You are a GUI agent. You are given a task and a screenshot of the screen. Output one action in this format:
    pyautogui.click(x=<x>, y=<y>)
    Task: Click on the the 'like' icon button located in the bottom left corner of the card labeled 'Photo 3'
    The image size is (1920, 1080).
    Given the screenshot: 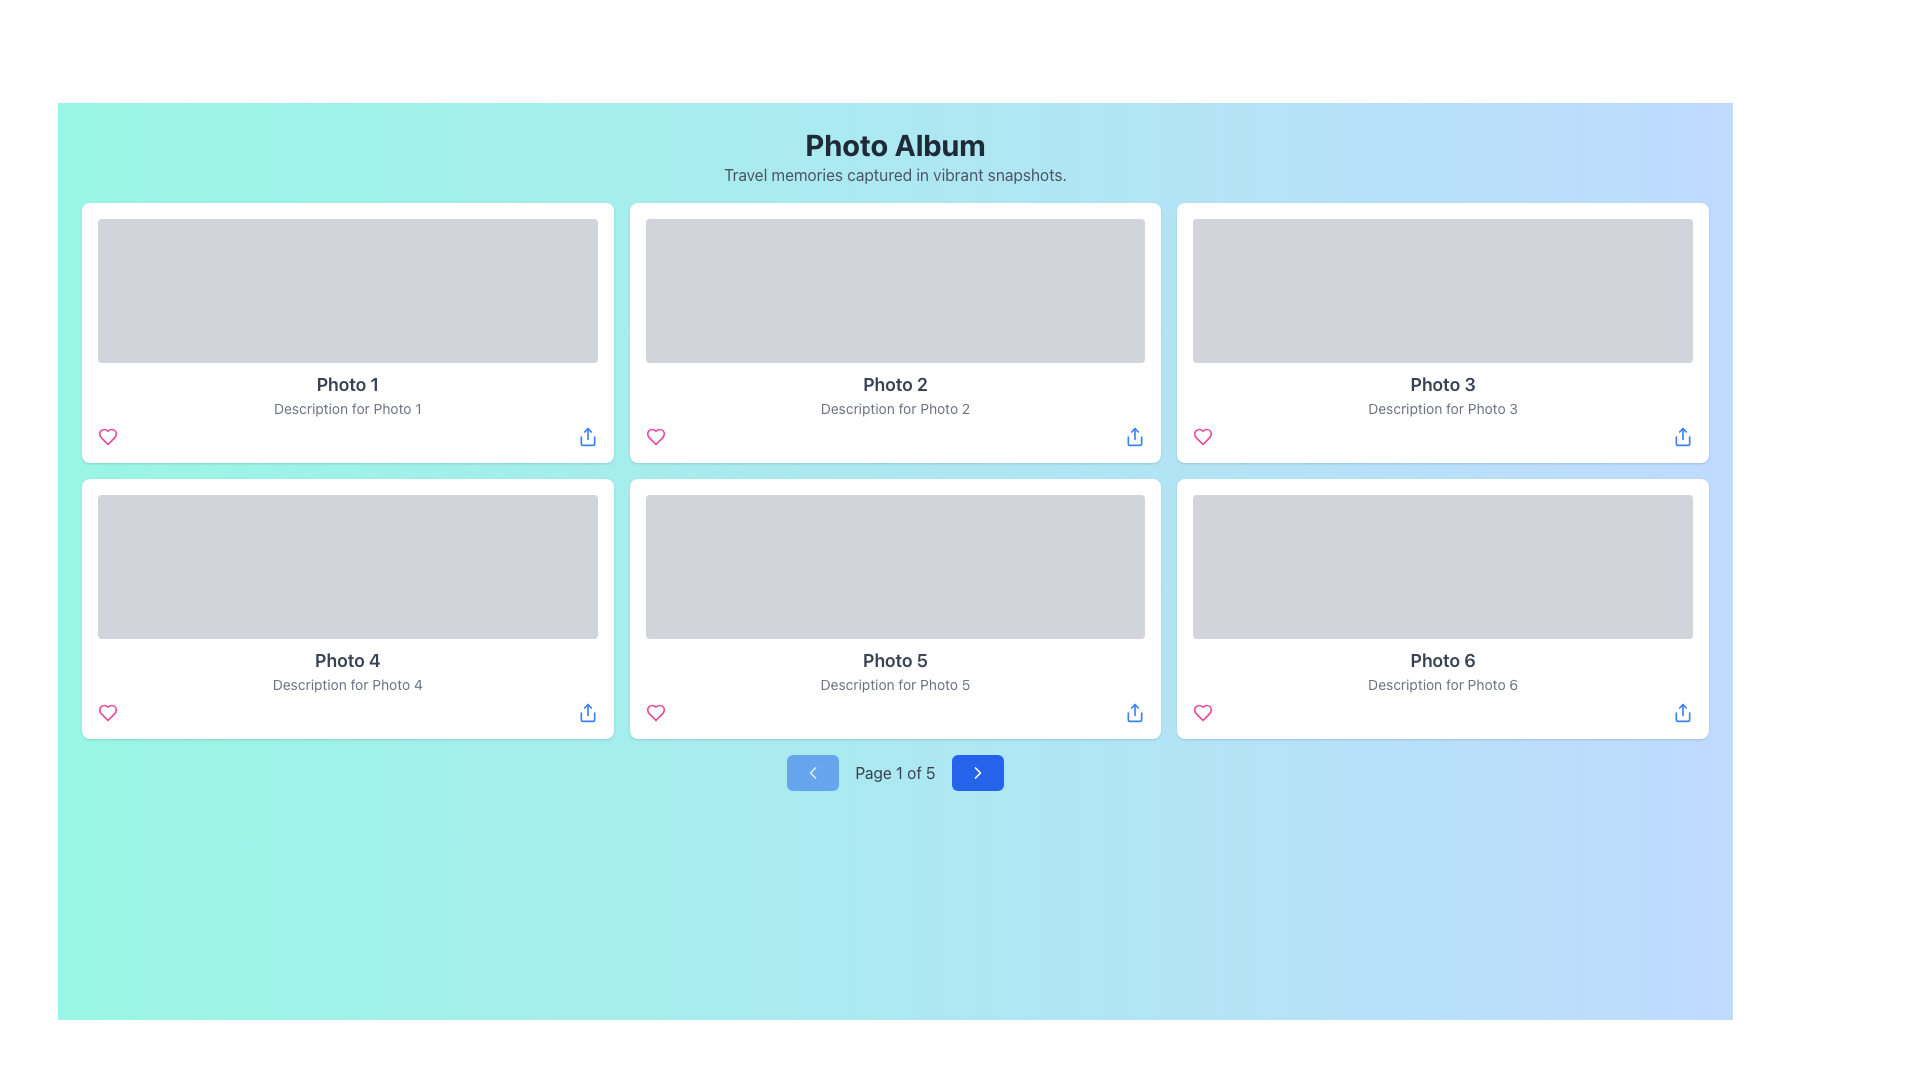 What is the action you would take?
    pyautogui.click(x=1202, y=435)
    